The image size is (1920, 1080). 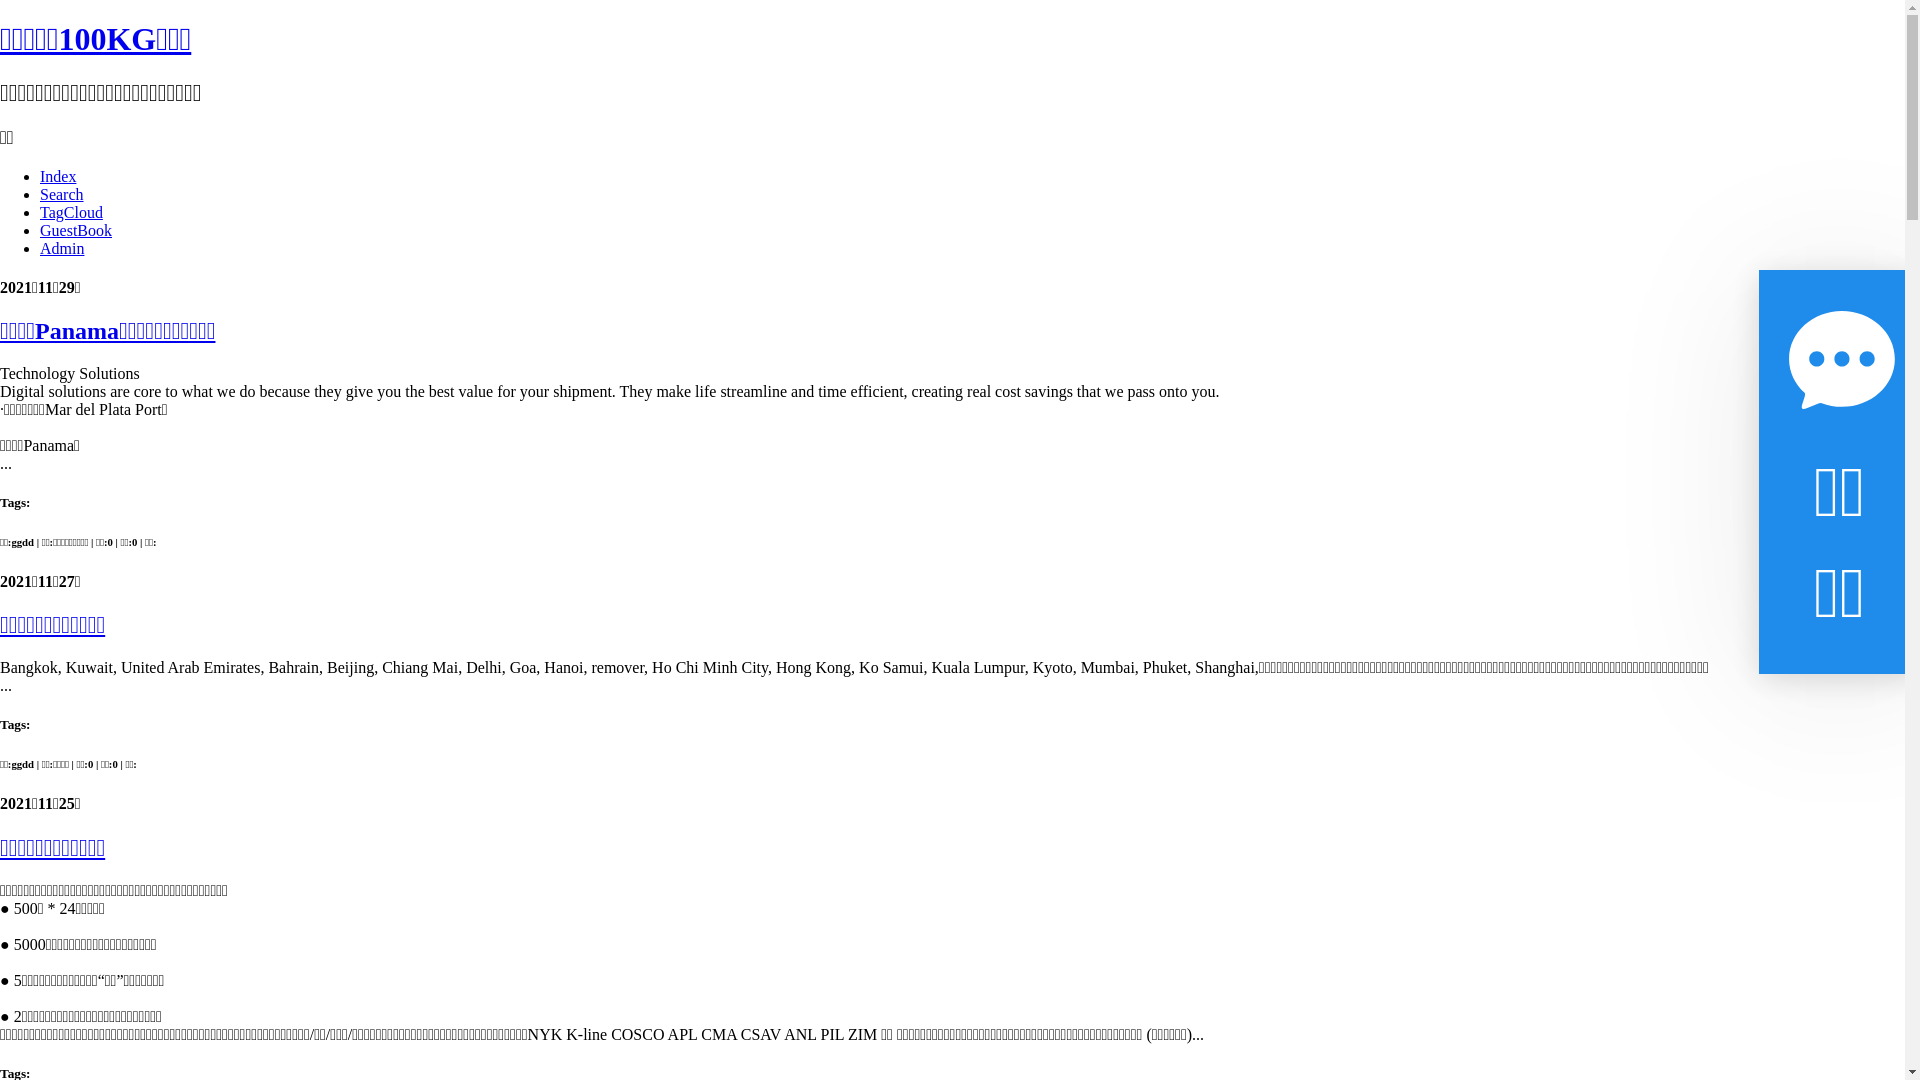 I want to click on 'GuestBook', so click(x=76, y=229).